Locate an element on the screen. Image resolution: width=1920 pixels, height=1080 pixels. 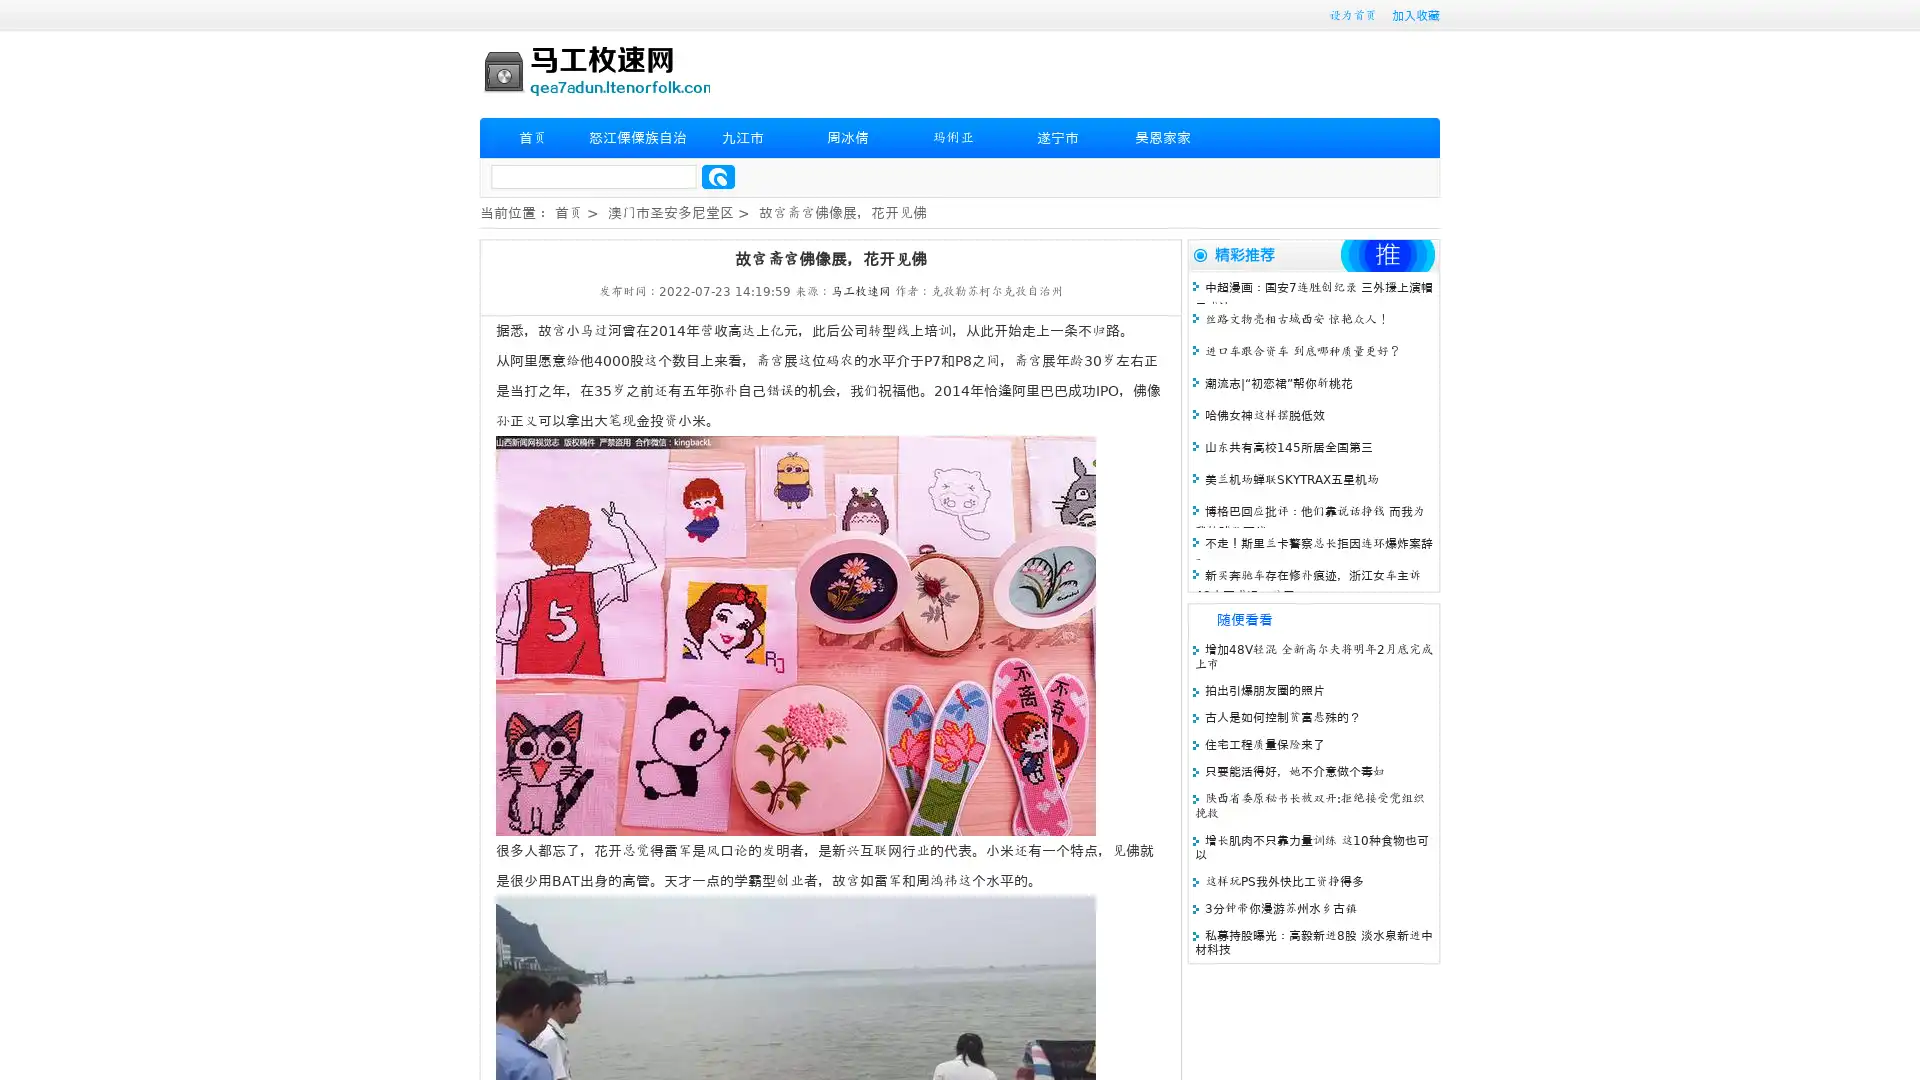
Search is located at coordinates (718, 176).